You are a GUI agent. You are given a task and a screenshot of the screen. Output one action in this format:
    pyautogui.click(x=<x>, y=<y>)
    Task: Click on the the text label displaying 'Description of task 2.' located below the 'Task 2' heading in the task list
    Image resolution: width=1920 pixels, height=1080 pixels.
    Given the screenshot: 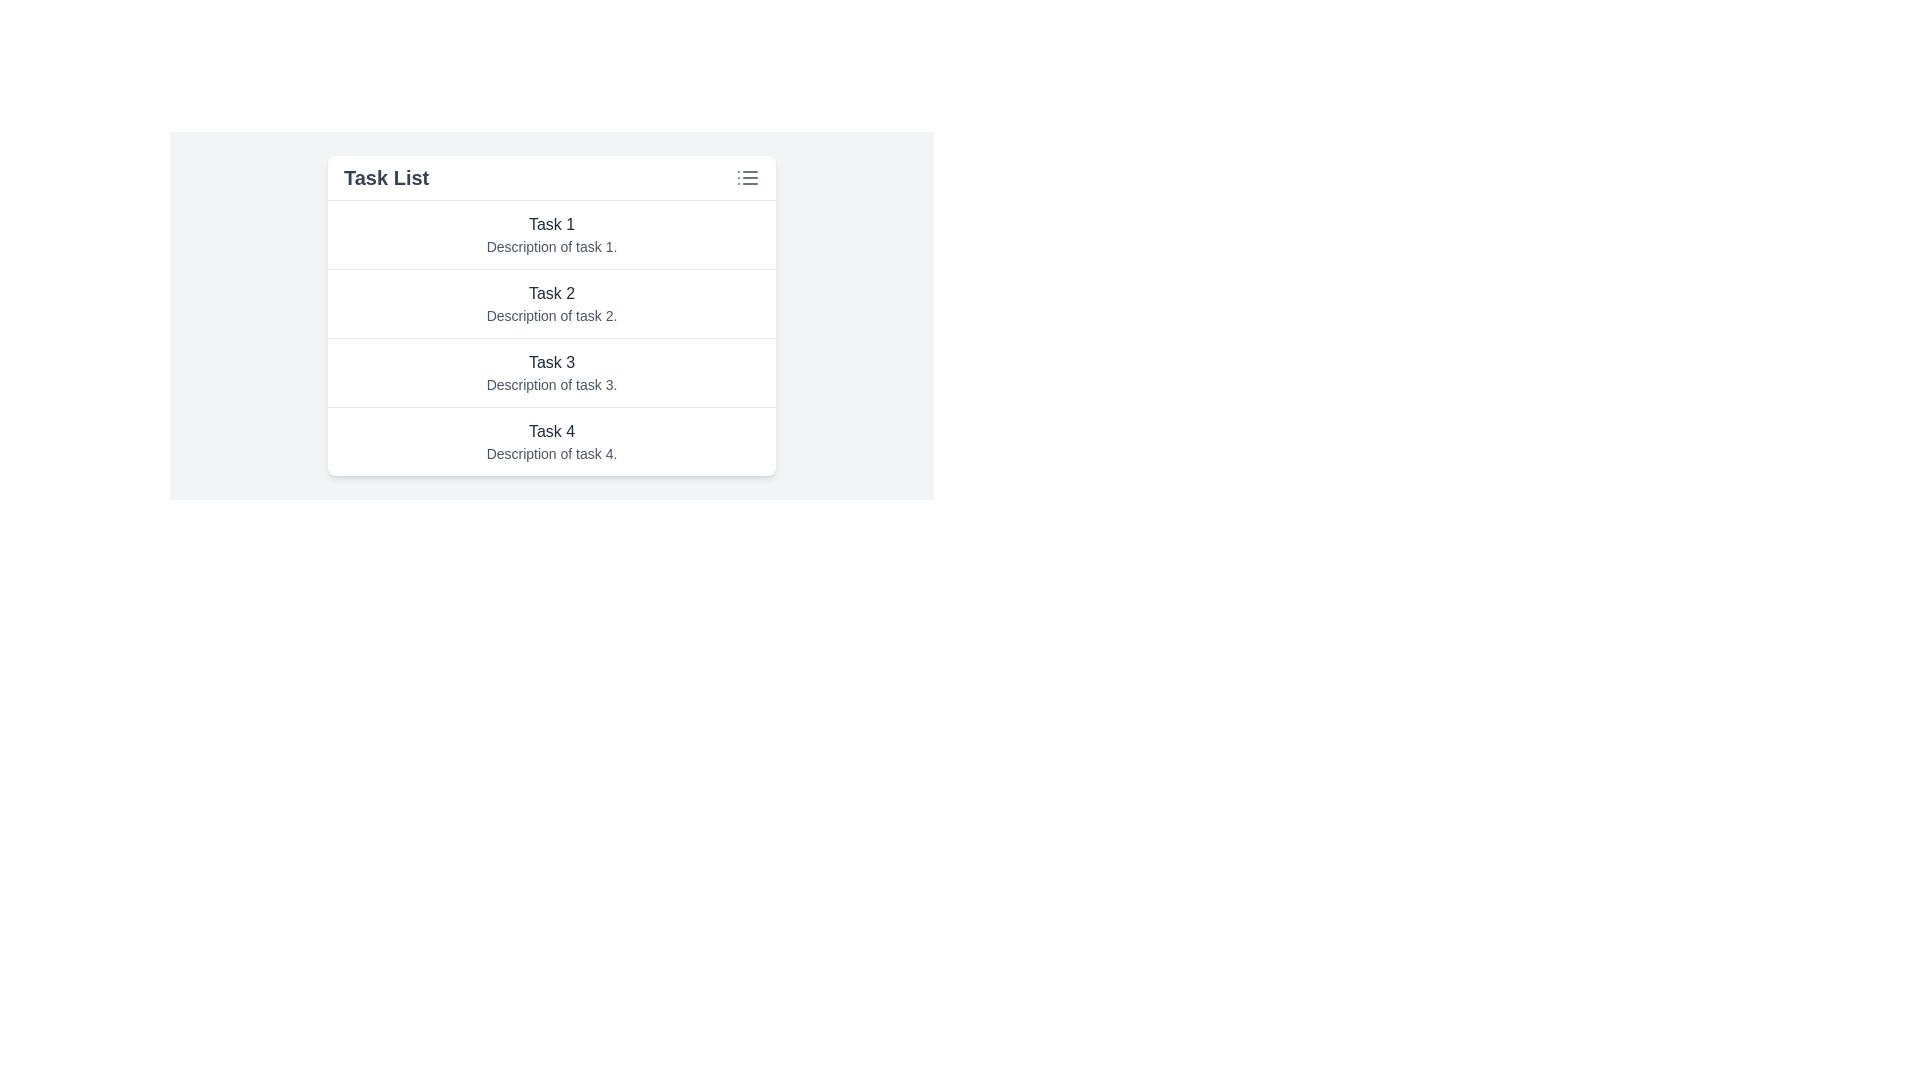 What is the action you would take?
    pyautogui.click(x=552, y=315)
    